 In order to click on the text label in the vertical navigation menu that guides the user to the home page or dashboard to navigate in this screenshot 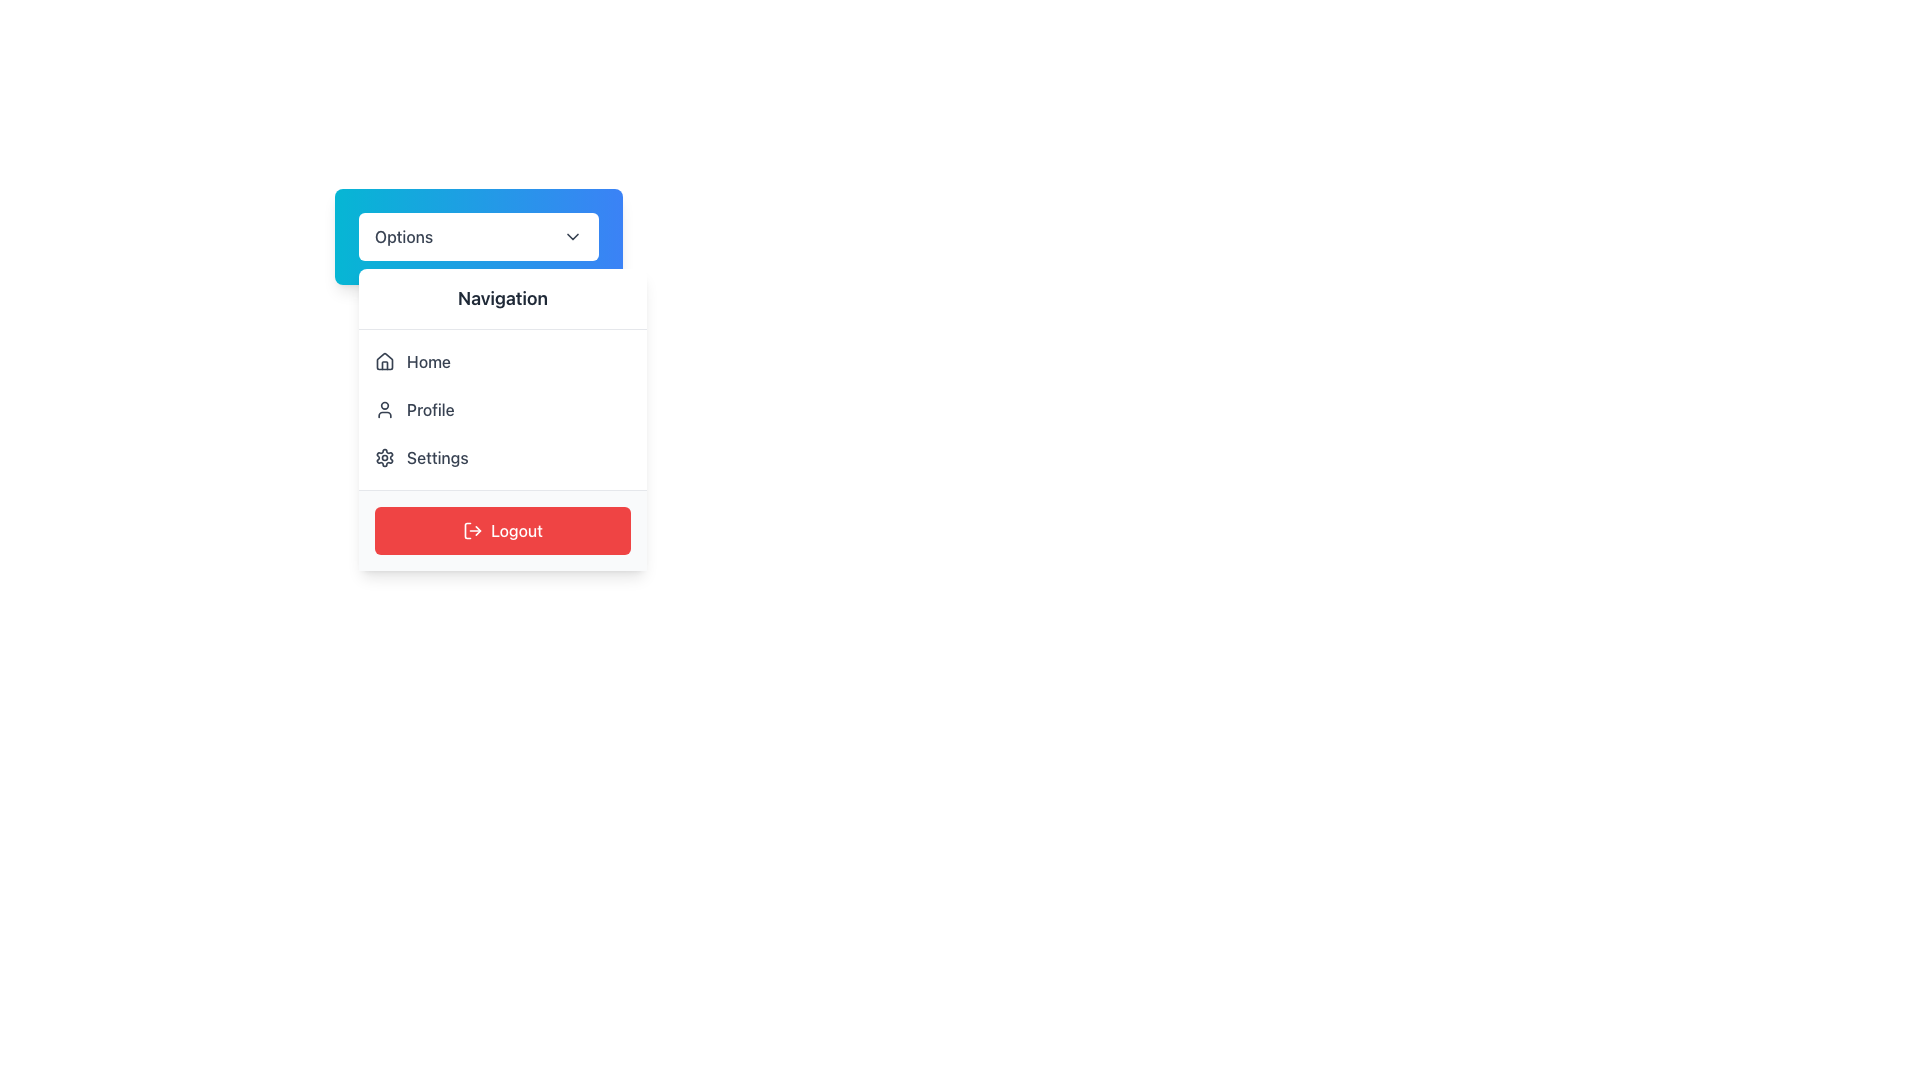, I will do `click(427, 362)`.